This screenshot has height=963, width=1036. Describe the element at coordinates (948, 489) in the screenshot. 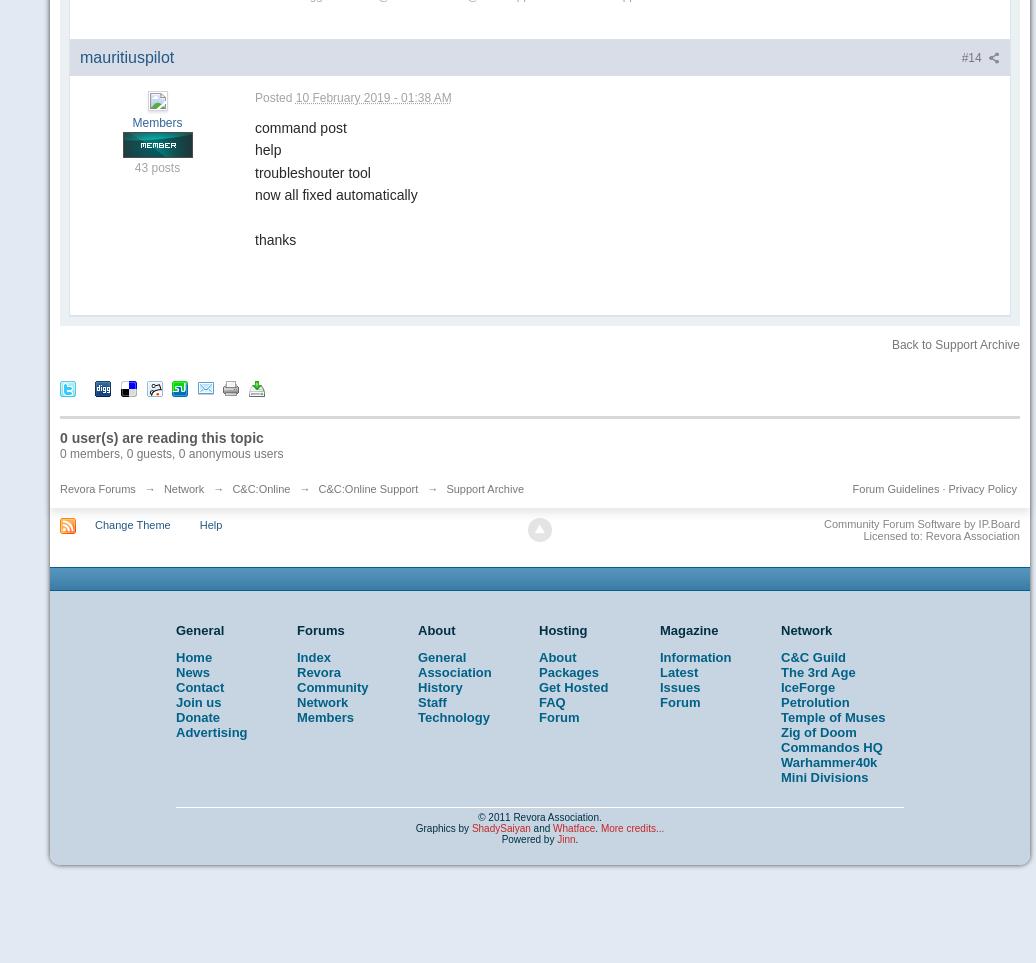

I see `'Privacy Policy'` at that location.